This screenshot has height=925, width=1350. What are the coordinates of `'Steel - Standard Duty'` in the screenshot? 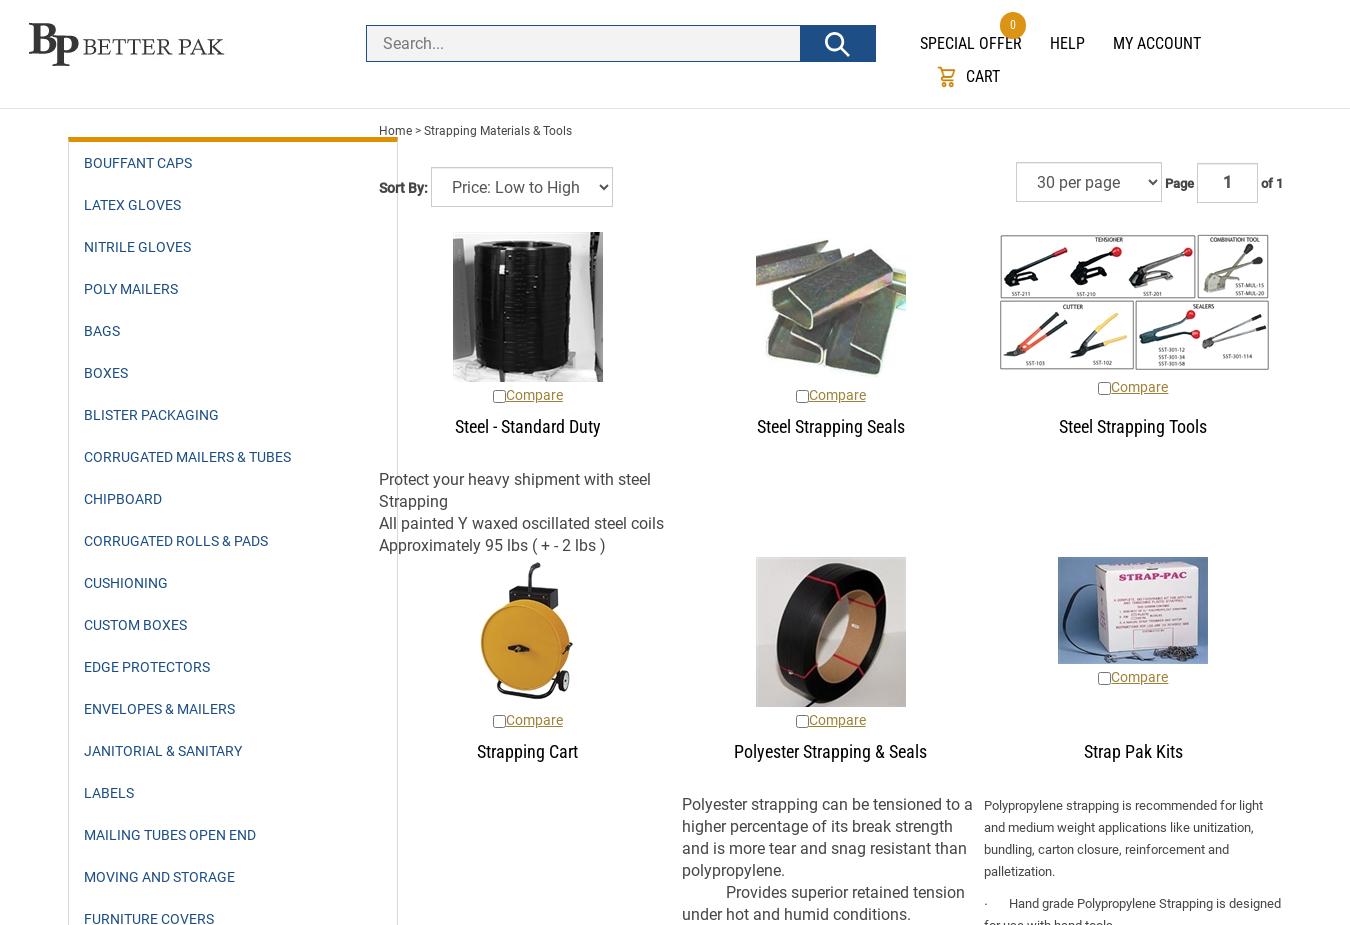 It's located at (526, 425).